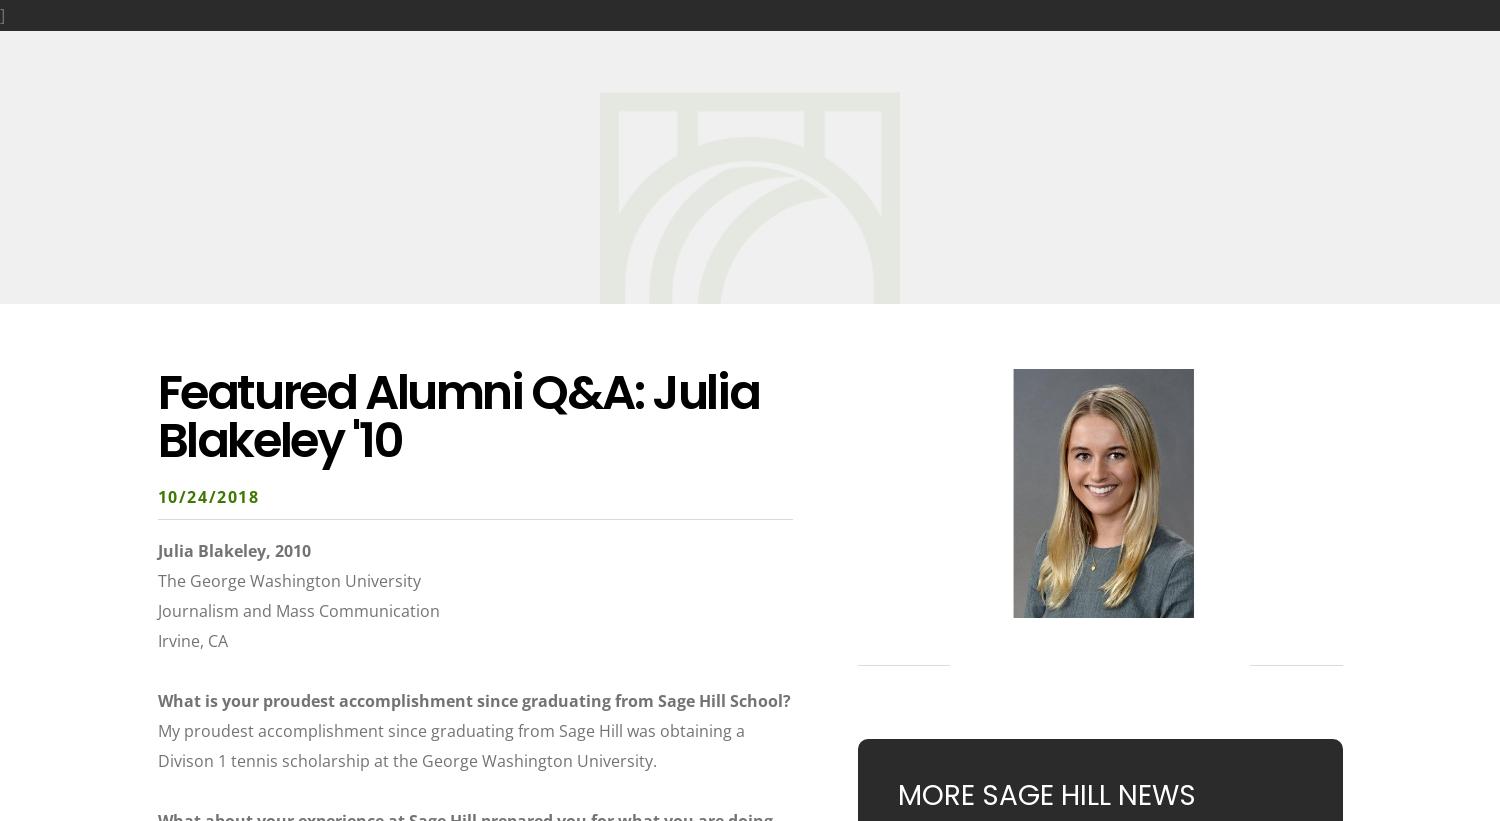  Describe the element at coordinates (699, 42) in the screenshot. I see `'Arts'` at that location.